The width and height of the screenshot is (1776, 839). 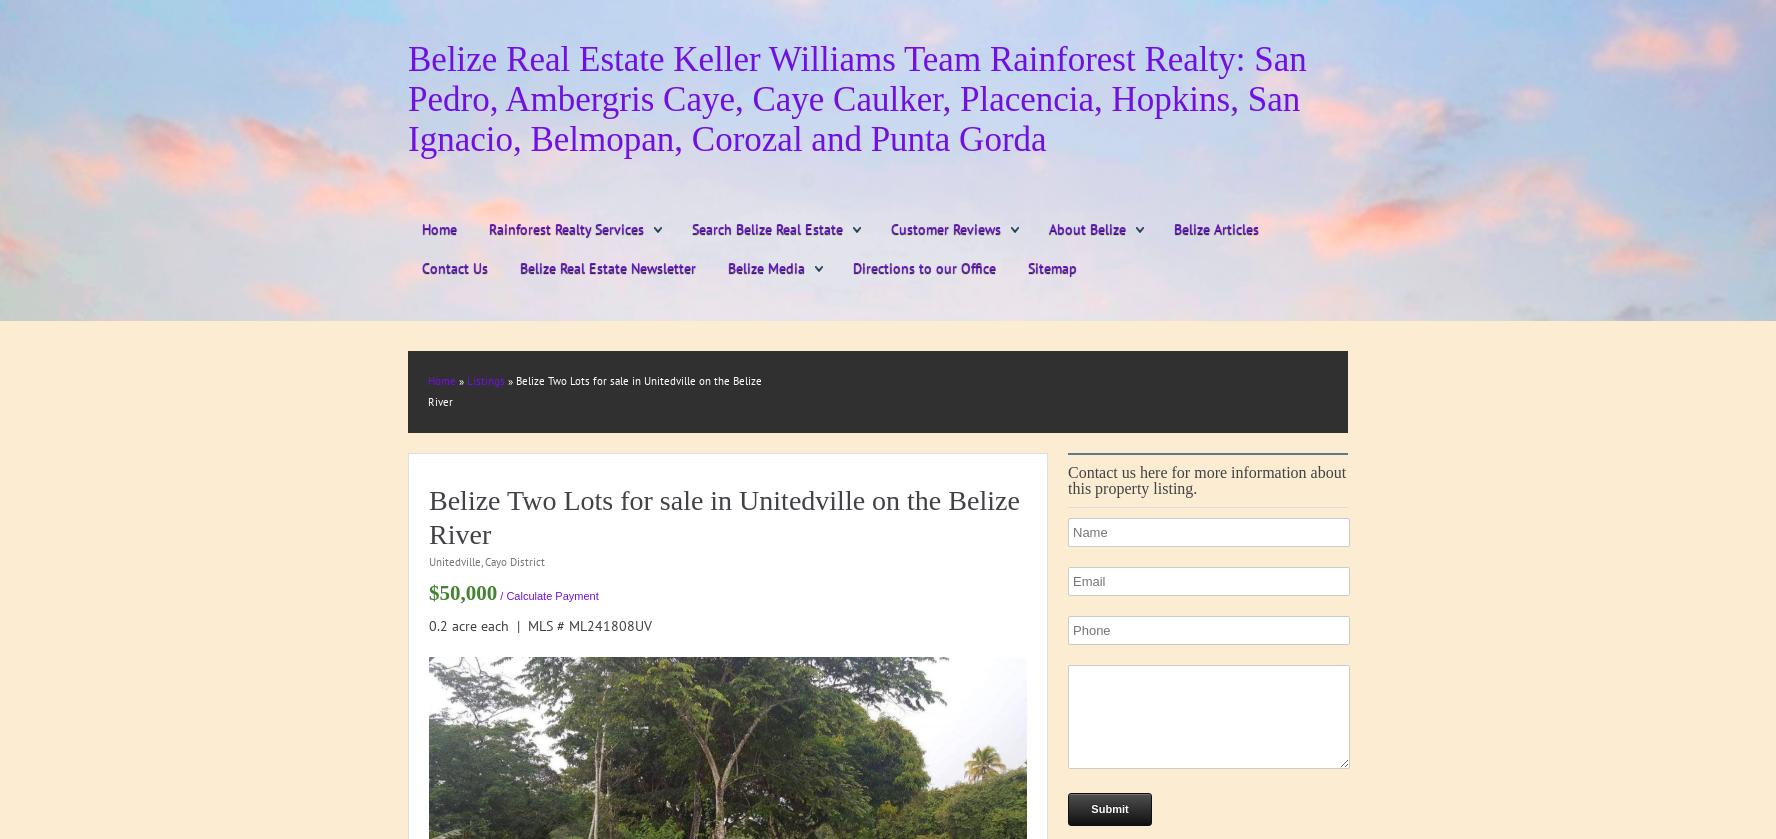 What do you see at coordinates (1205, 479) in the screenshot?
I see `'Contact us here for more information about this property listing.'` at bounding box center [1205, 479].